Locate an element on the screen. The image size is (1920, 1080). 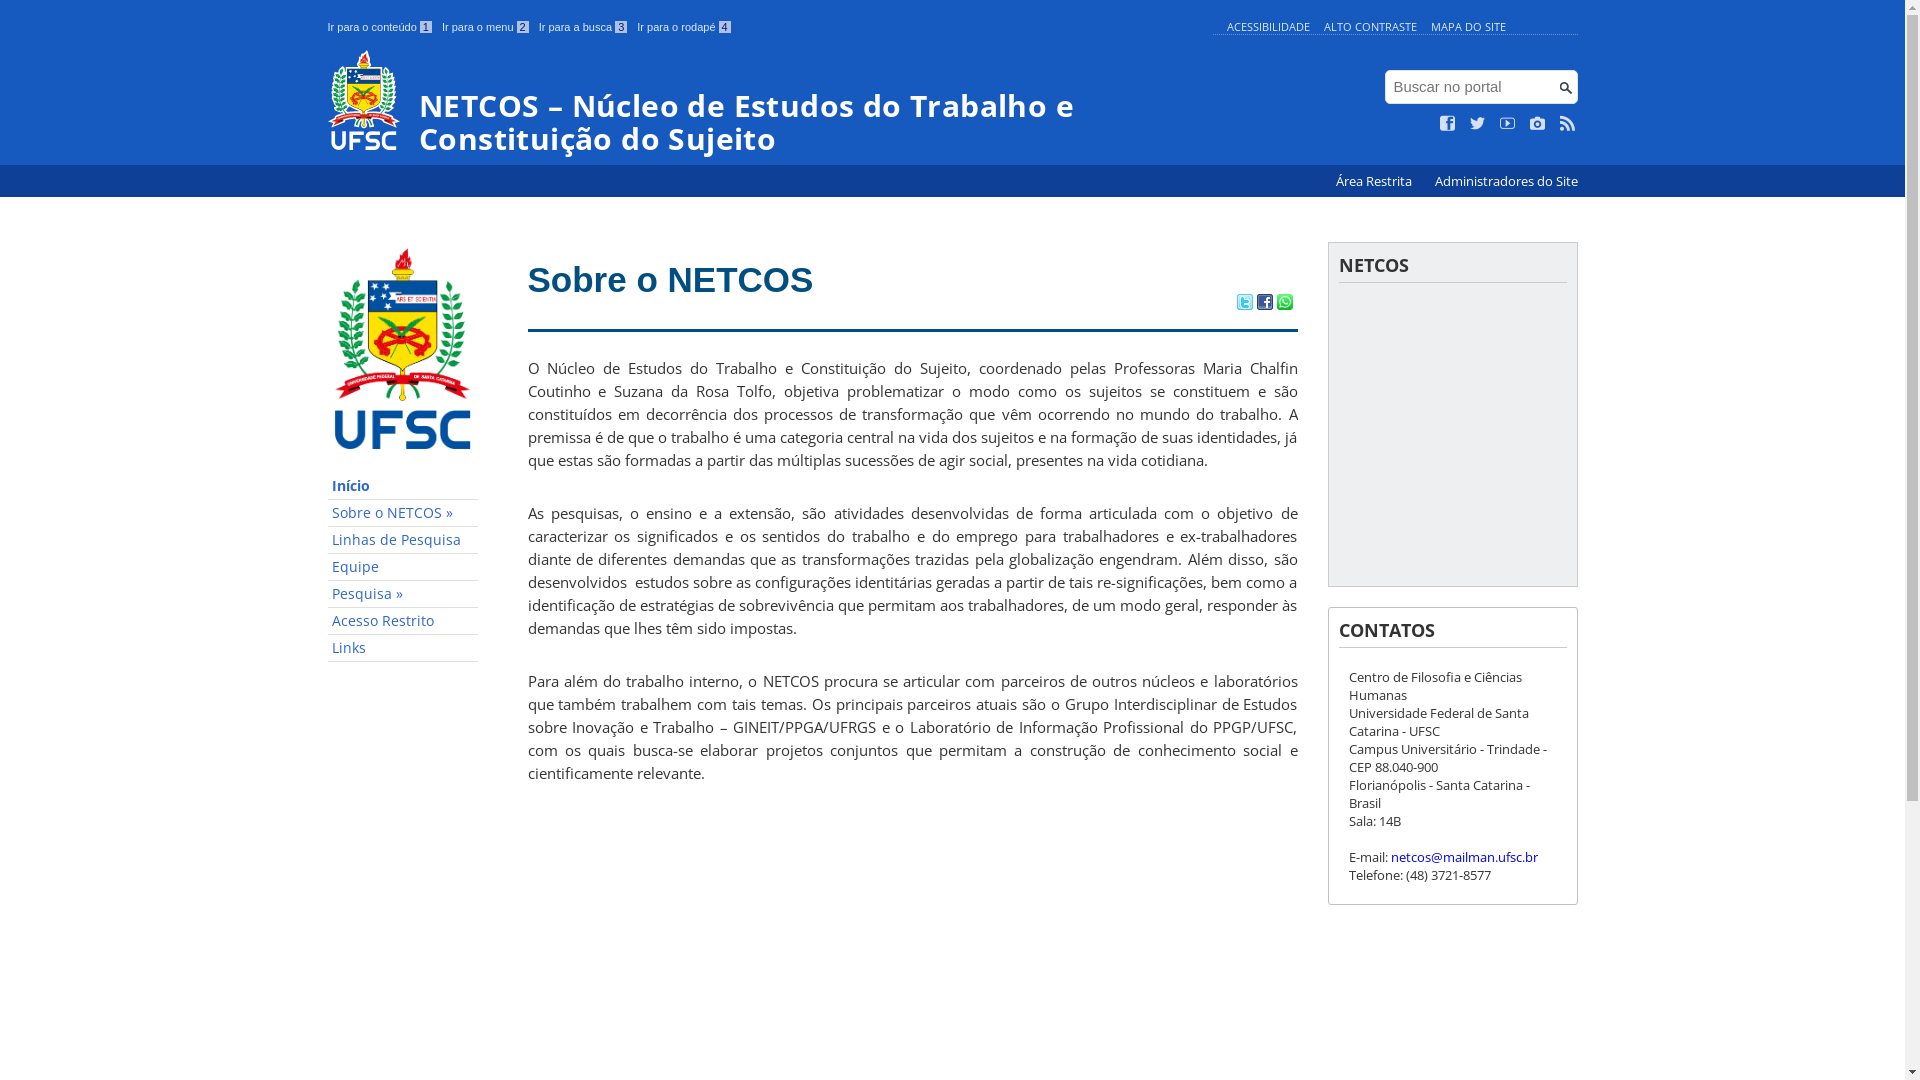
'Links' is located at coordinates (402, 648).